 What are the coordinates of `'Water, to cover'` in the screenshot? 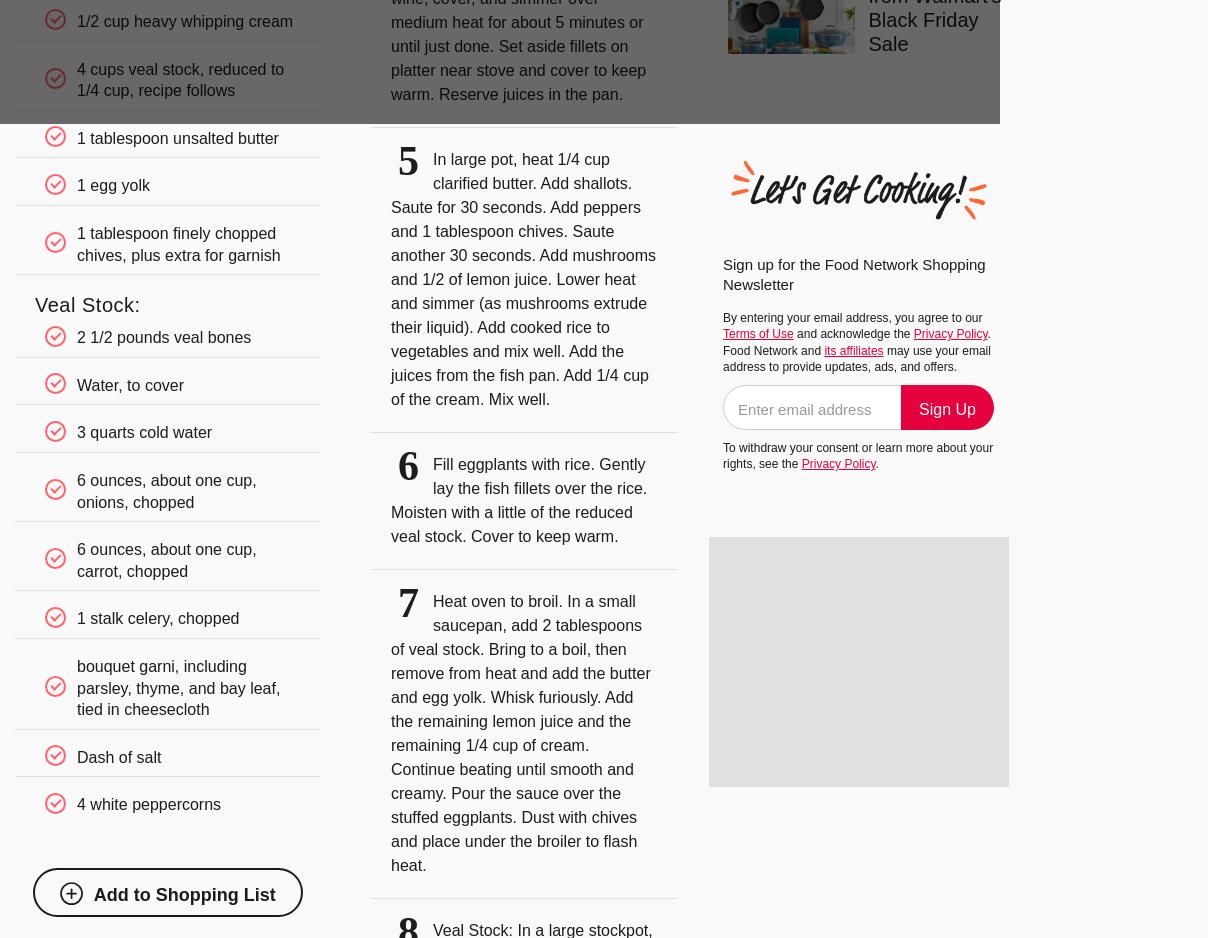 It's located at (129, 383).